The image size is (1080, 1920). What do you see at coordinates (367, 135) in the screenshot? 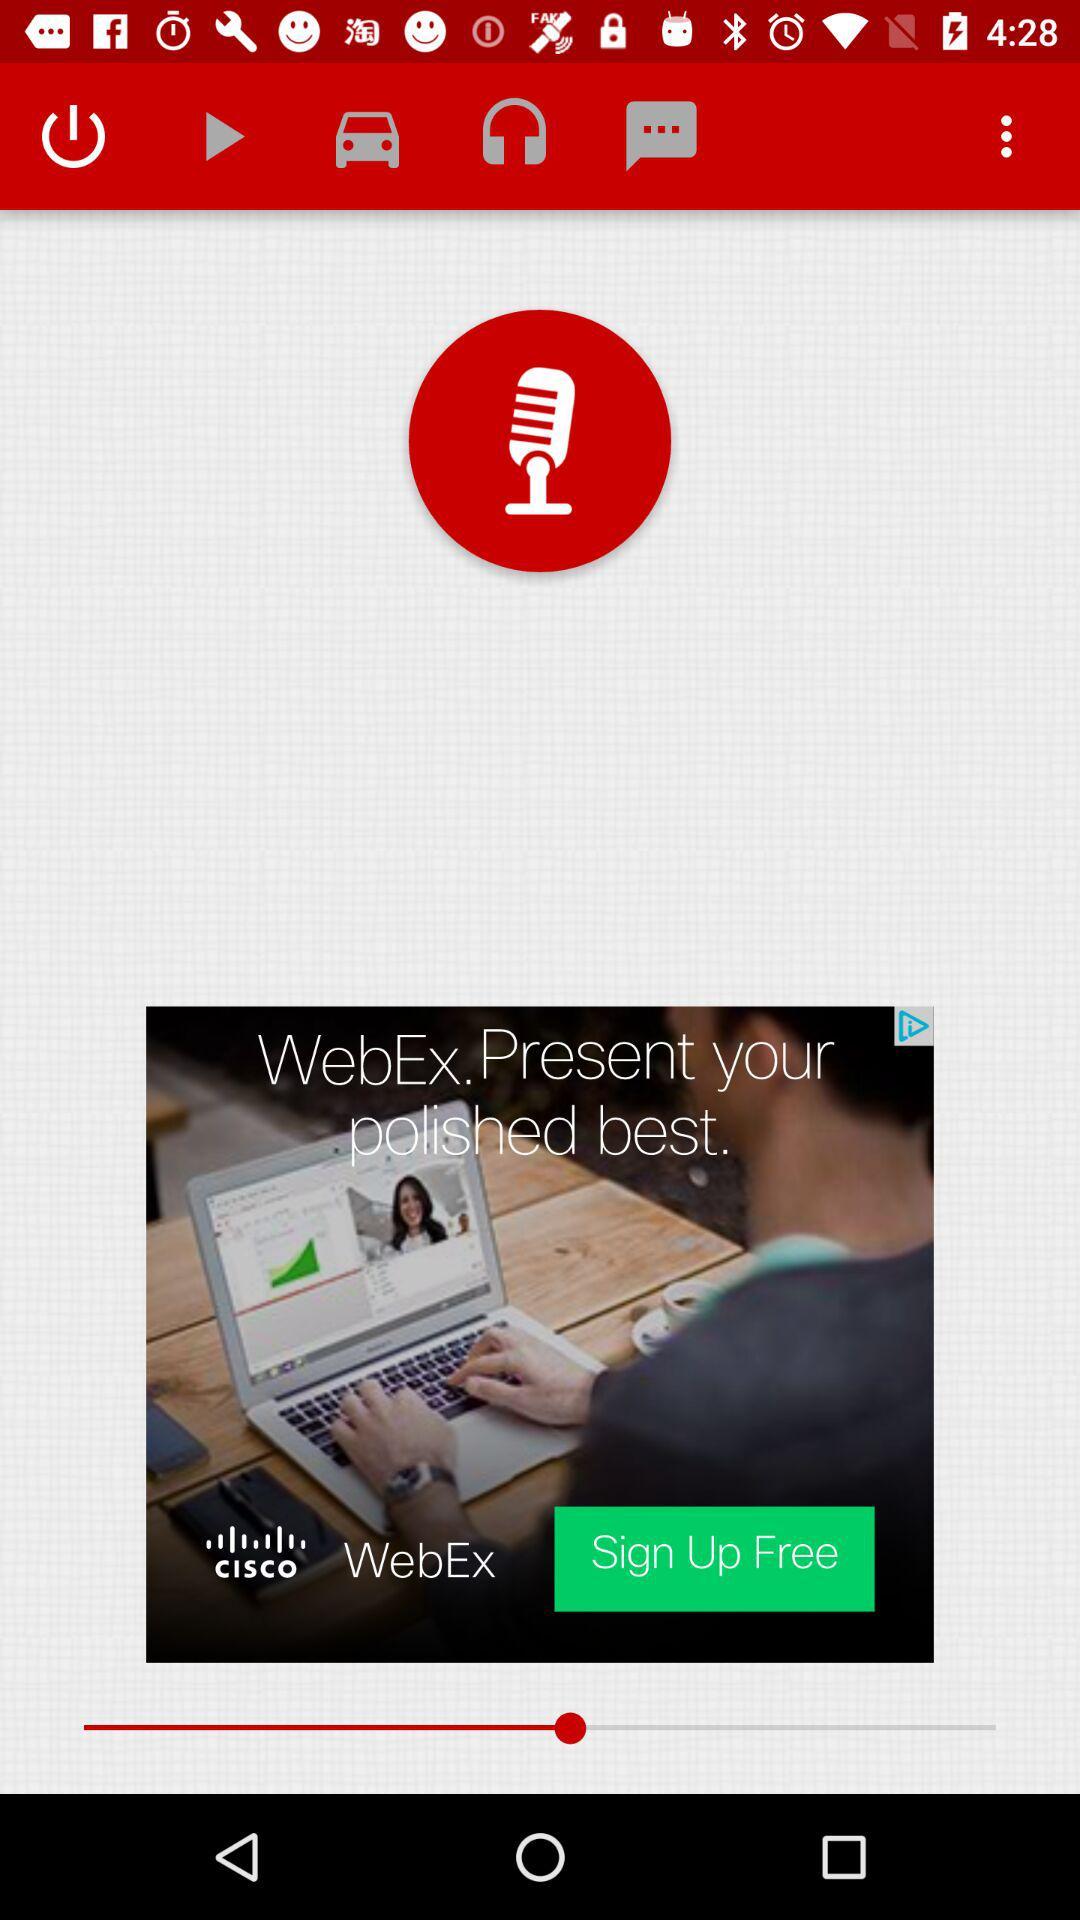
I see `the chat icon` at bounding box center [367, 135].